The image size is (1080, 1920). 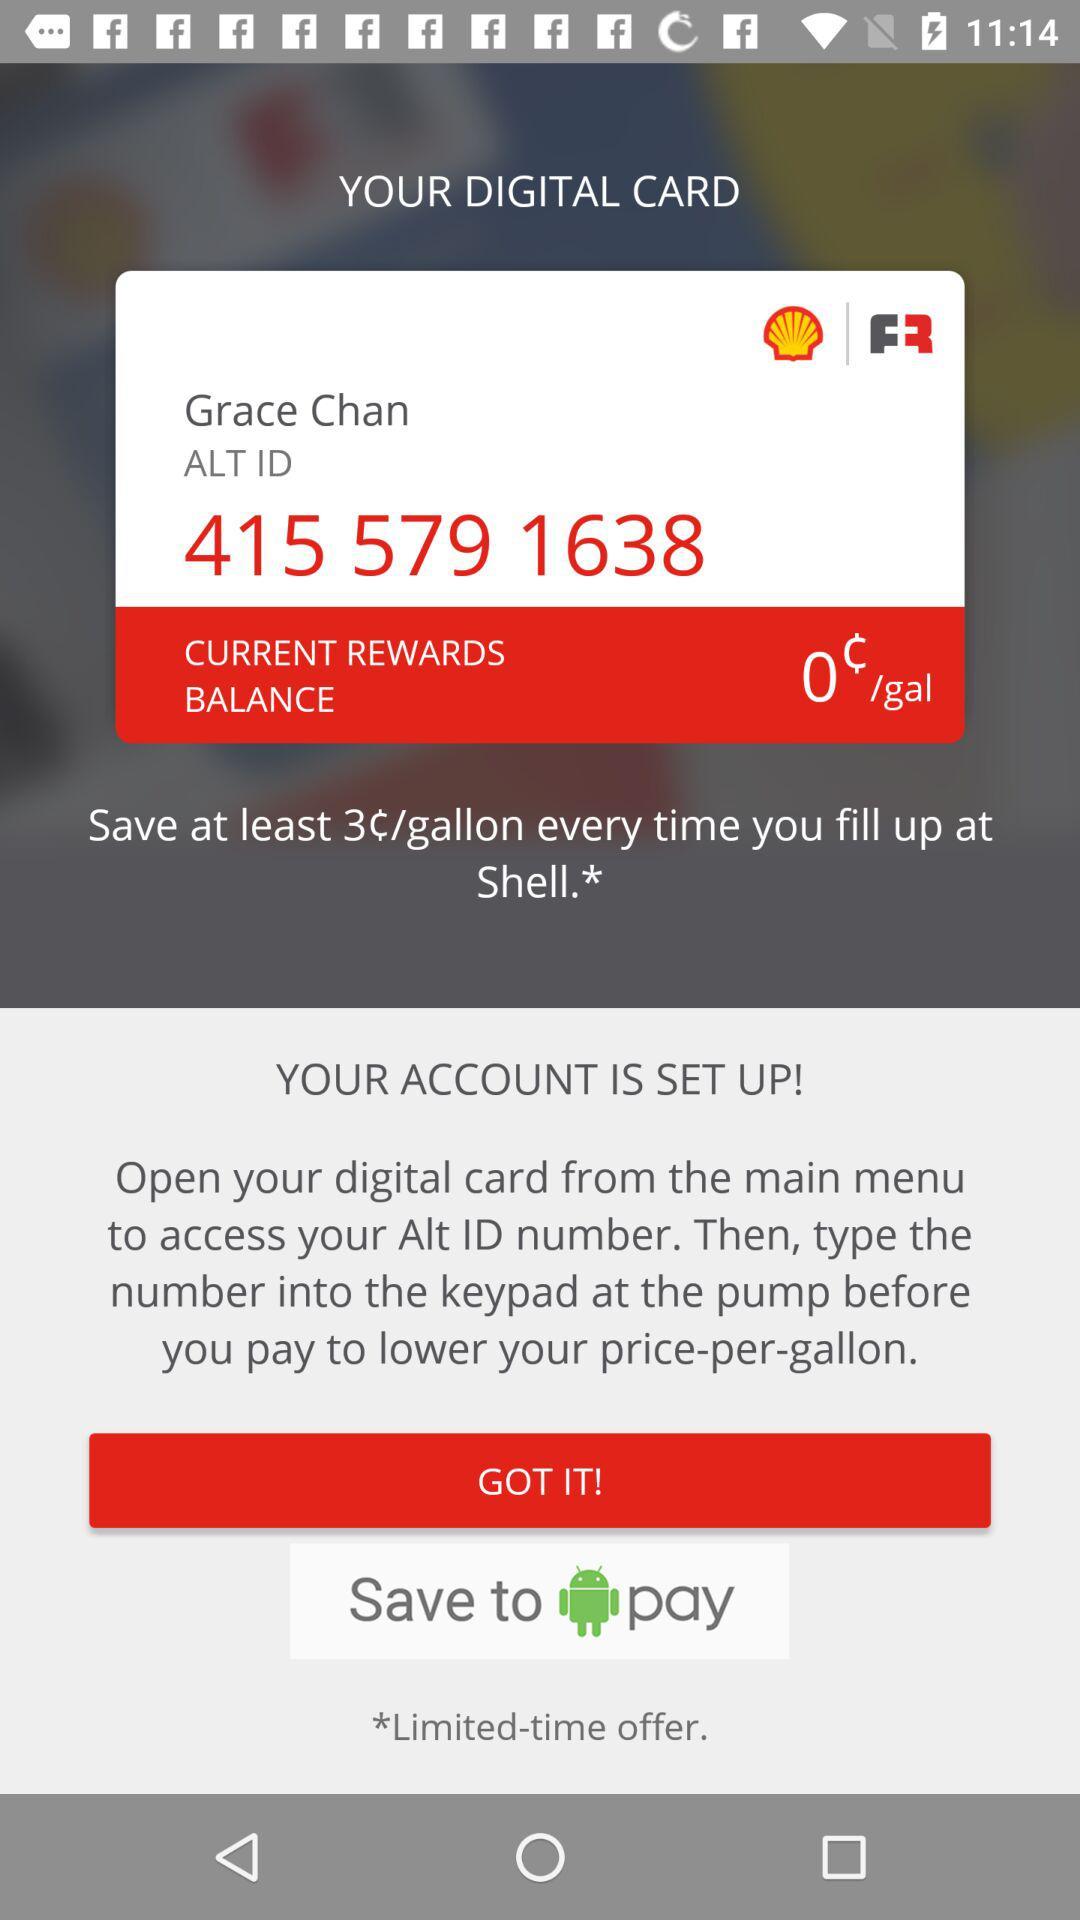 What do you see at coordinates (538, 1601) in the screenshot?
I see `to androidpay` at bounding box center [538, 1601].